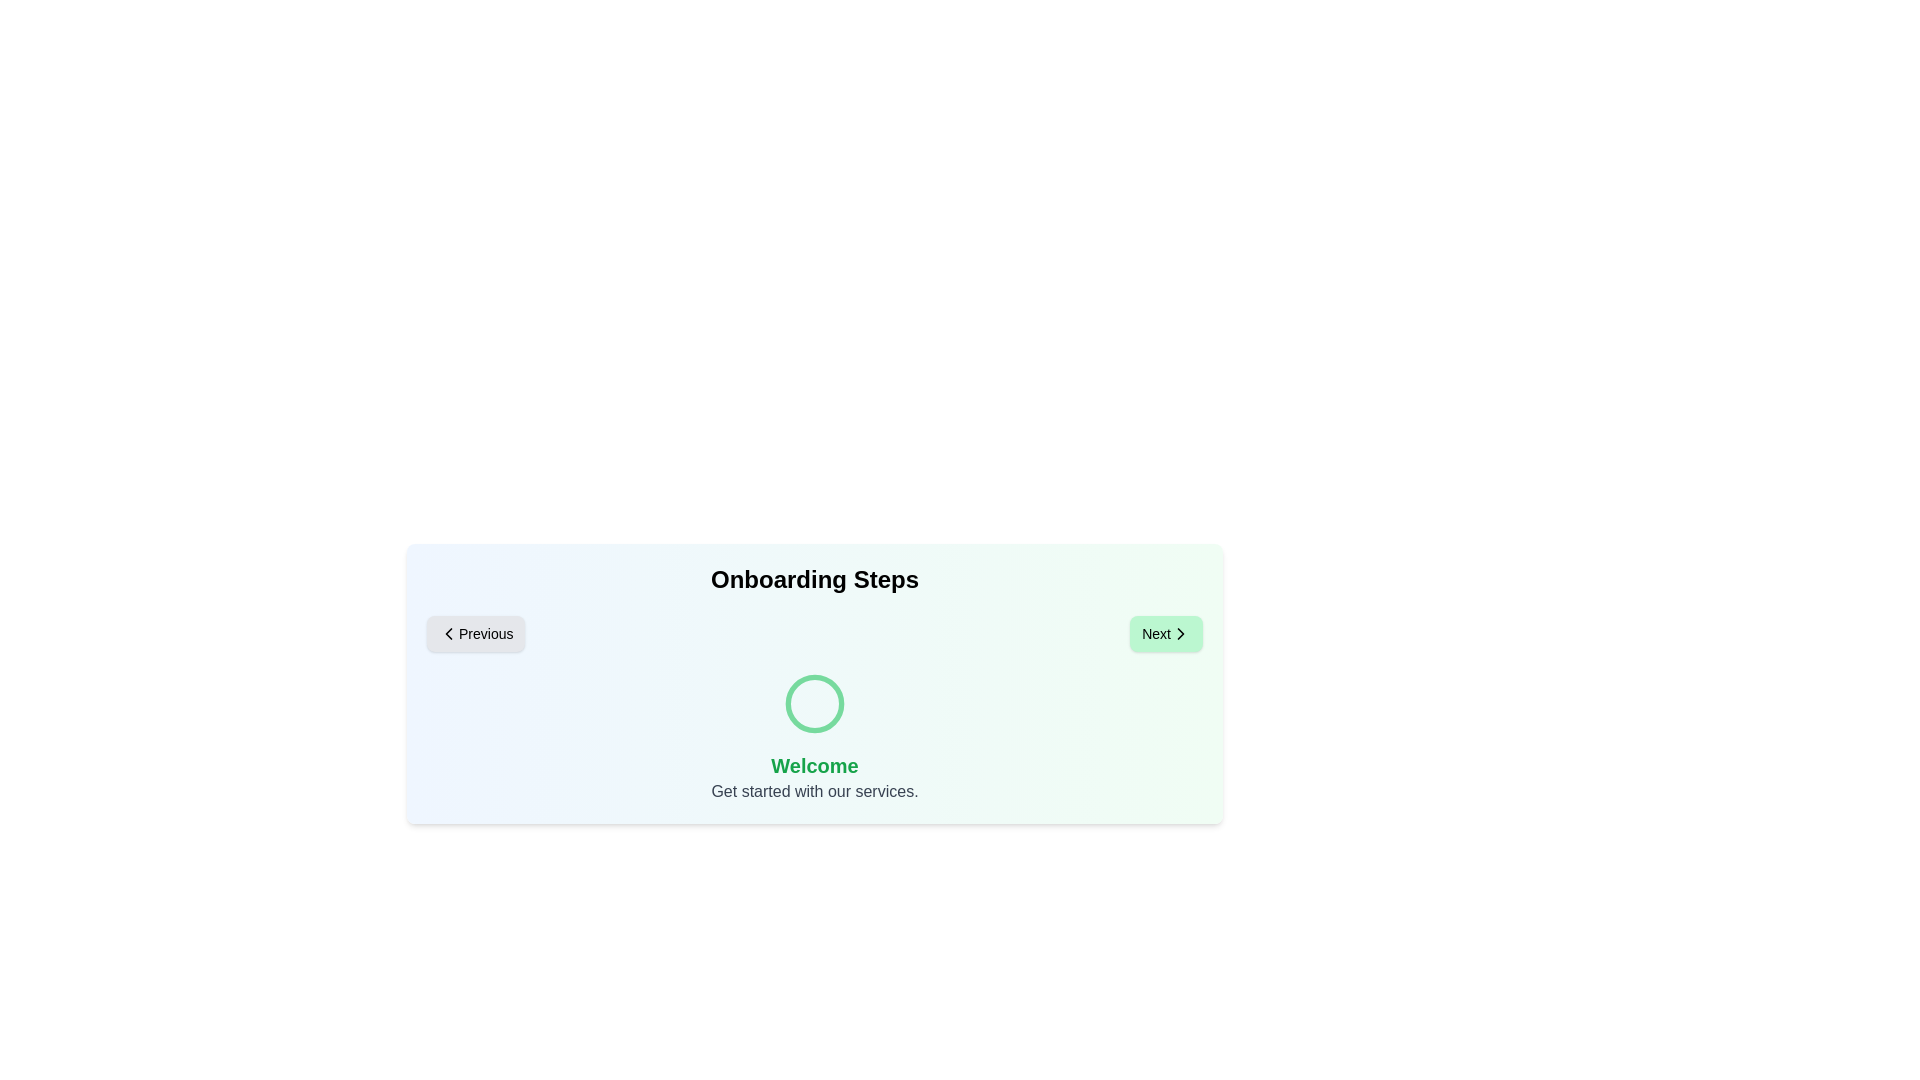 The image size is (1920, 1080). Describe the element at coordinates (815, 765) in the screenshot. I see `the 'Welcome' title to select it` at that location.